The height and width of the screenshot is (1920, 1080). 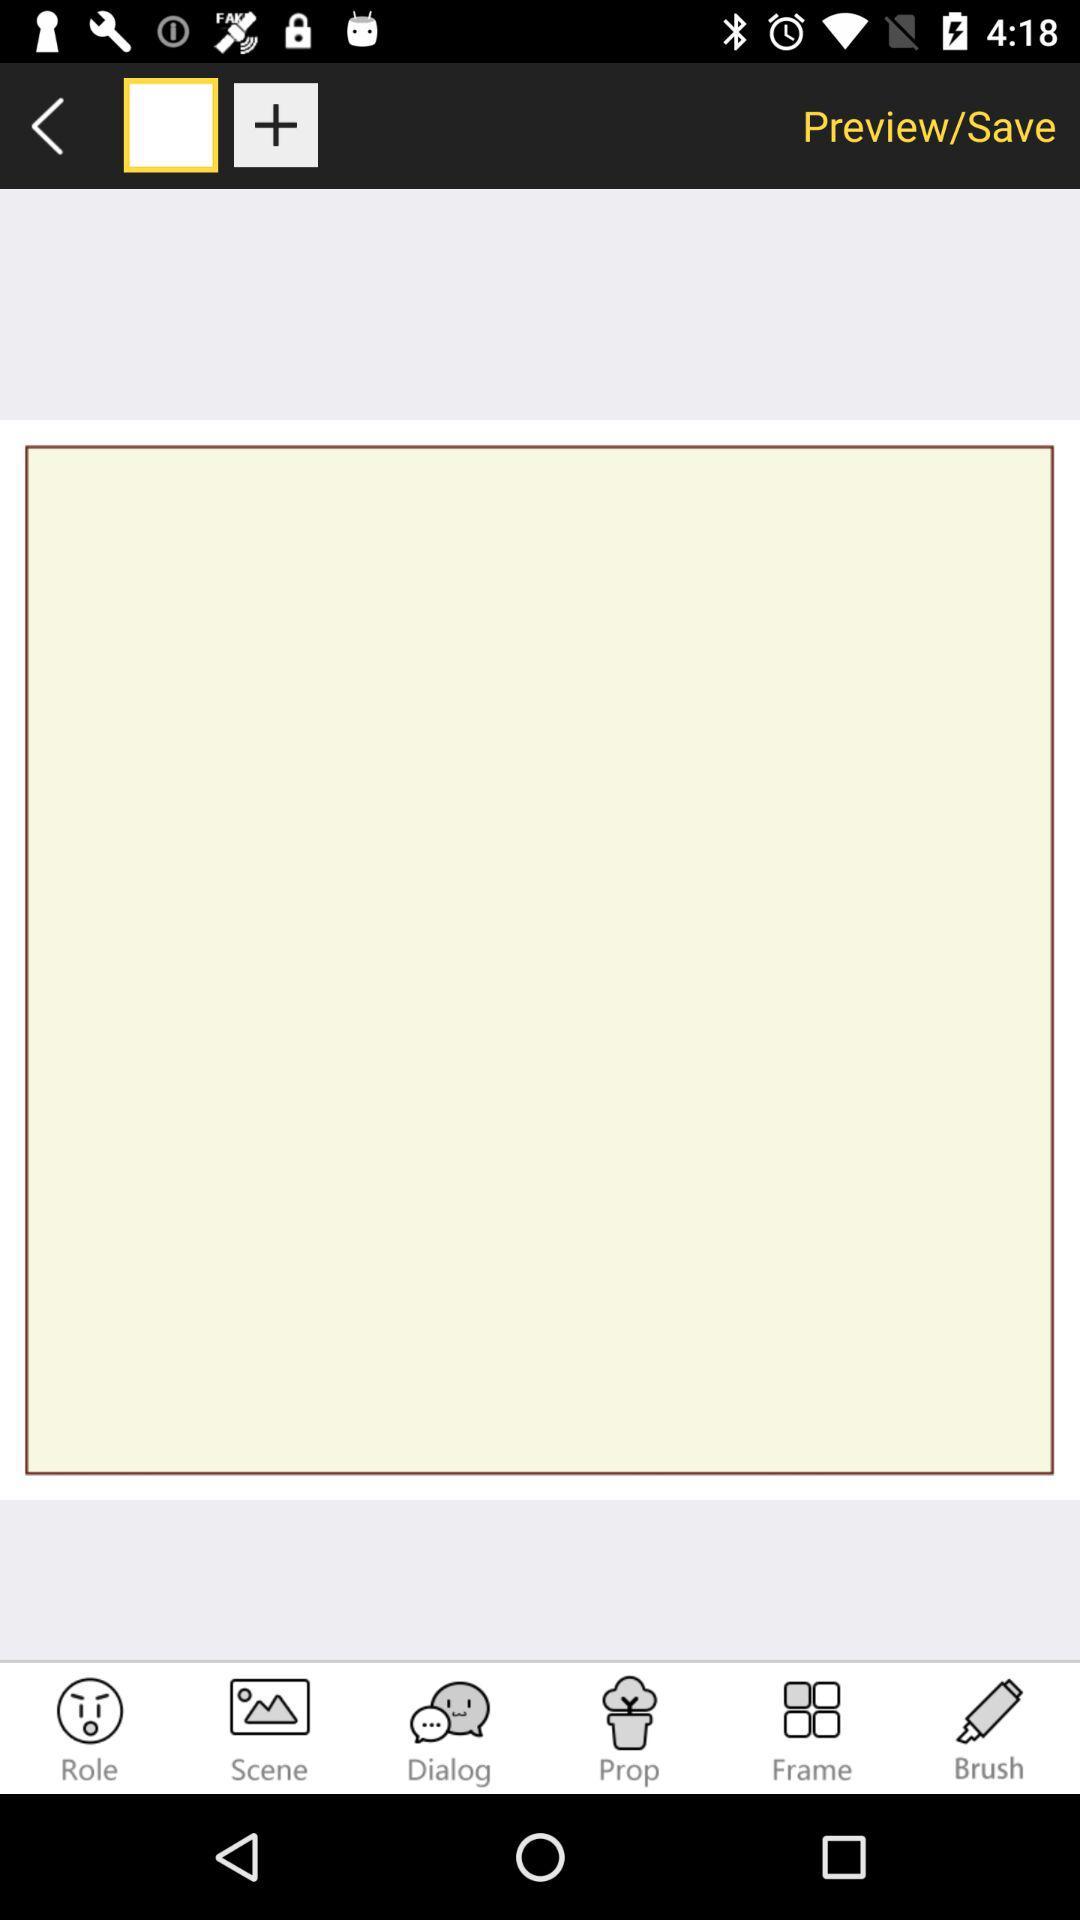 What do you see at coordinates (270, 1730) in the screenshot?
I see `the wallpaper icon` at bounding box center [270, 1730].